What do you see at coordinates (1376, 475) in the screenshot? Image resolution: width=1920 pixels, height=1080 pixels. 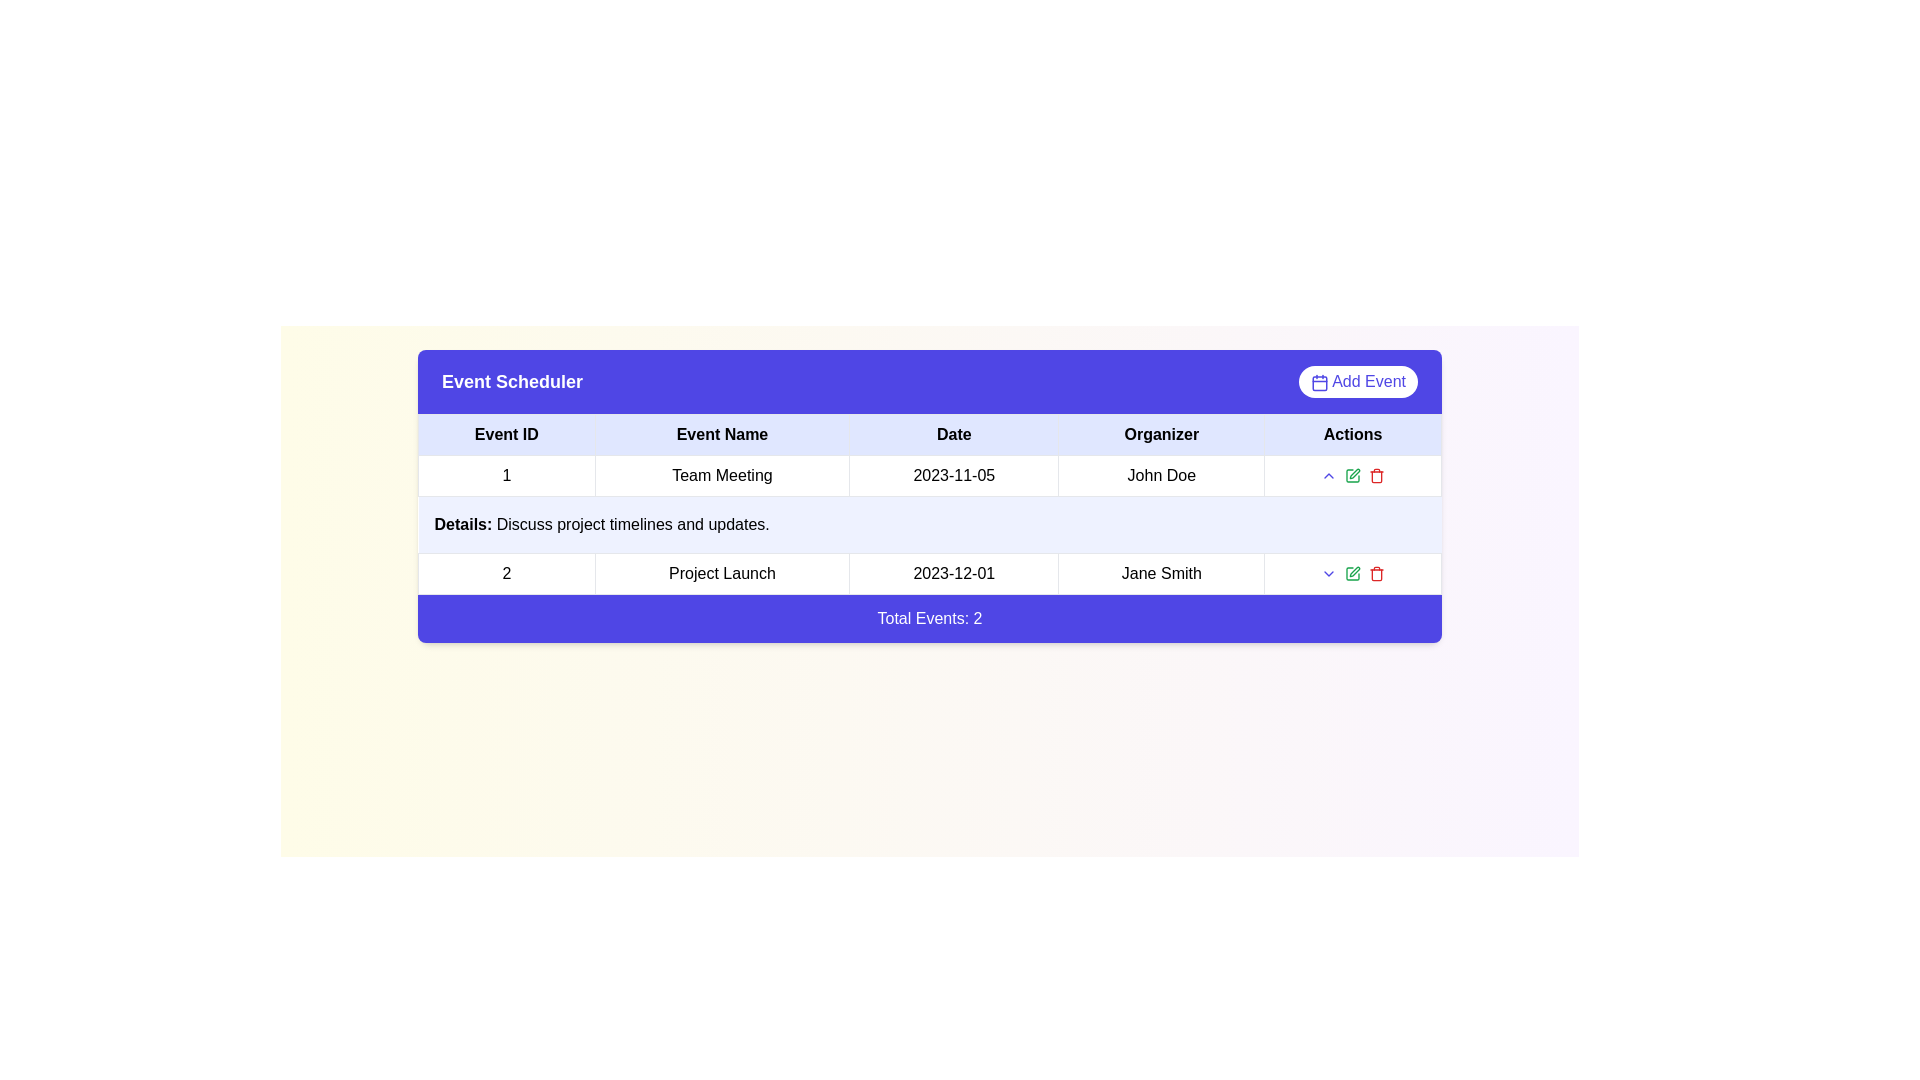 I see `the delete button located in the 'Actions' column of the second table row` at bounding box center [1376, 475].